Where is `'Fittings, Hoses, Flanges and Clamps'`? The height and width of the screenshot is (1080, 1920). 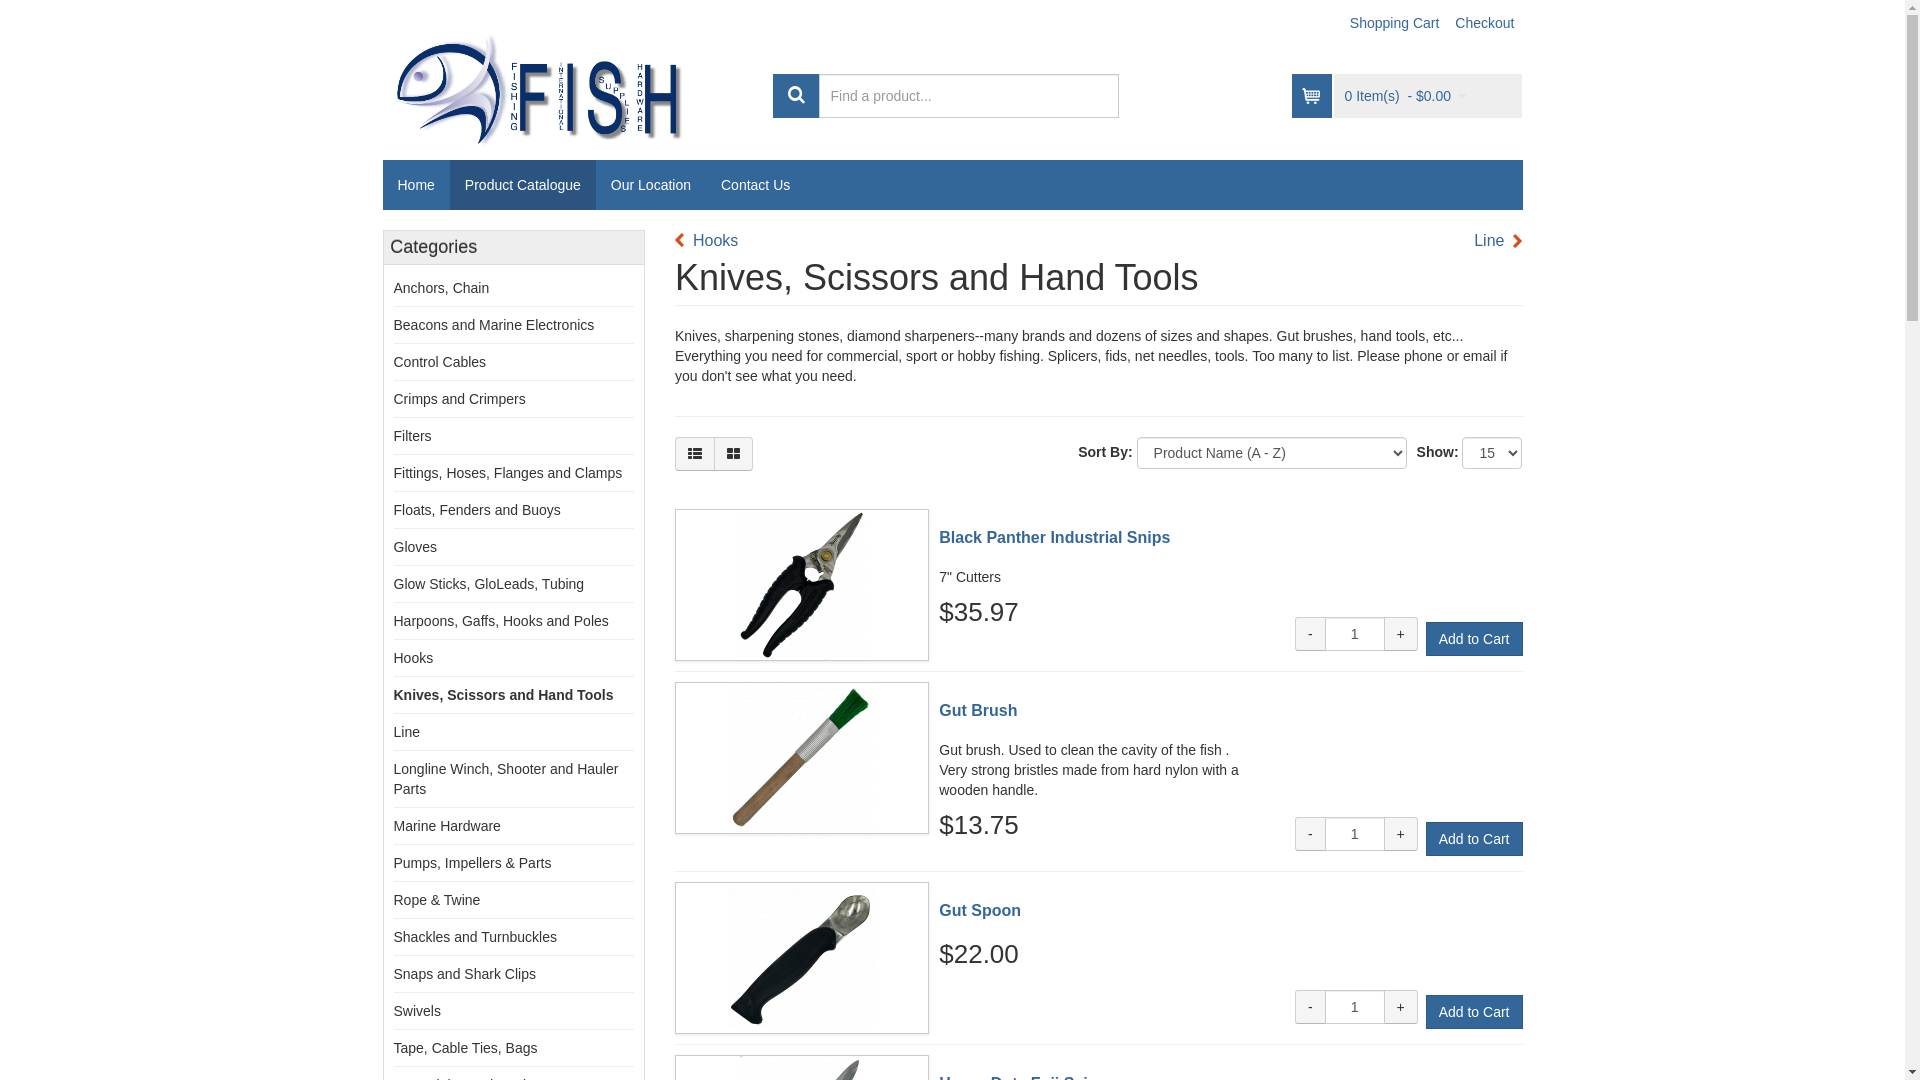 'Fittings, Hoses, Flanges and Clamps' is located at coordinates (508, 473).